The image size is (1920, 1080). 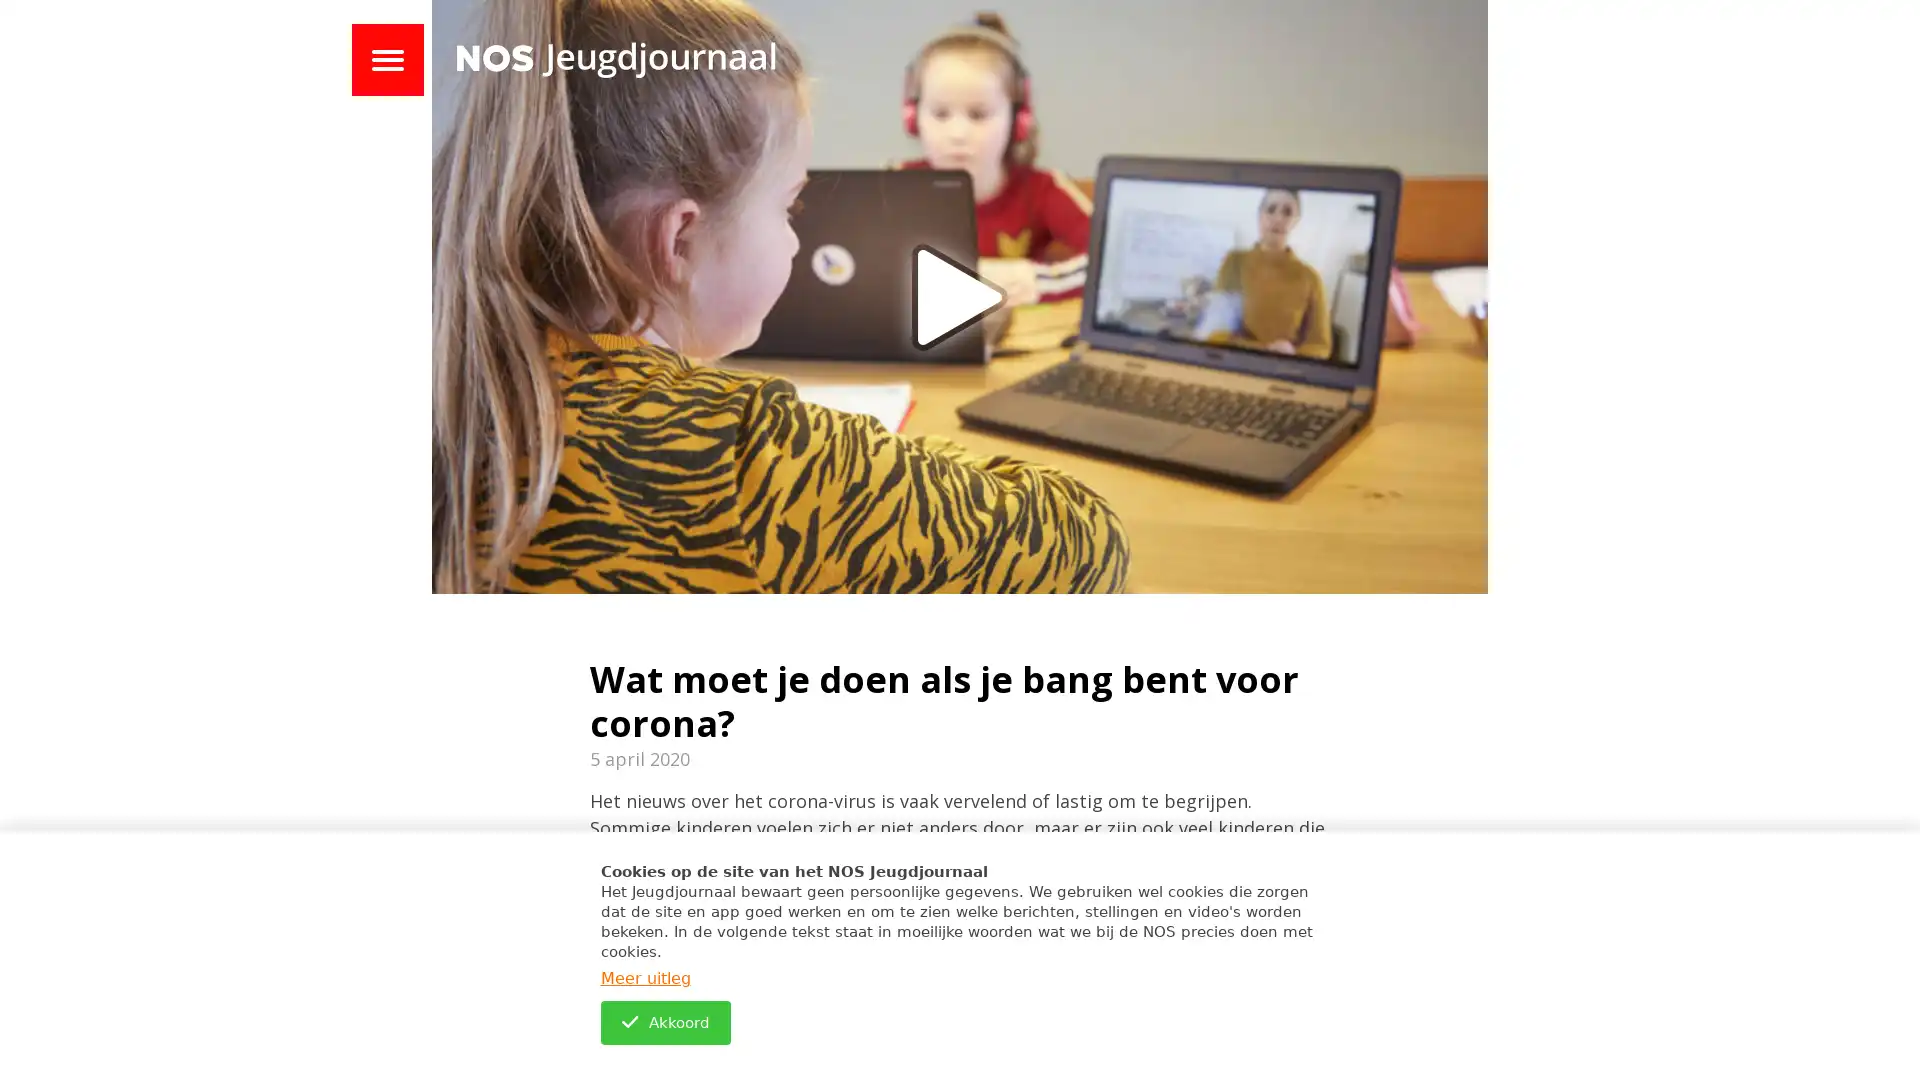 What do you see at coordinates (665, 1022) in the screenshot?
I see `Akkoord` at bounding box center [665, 1022].